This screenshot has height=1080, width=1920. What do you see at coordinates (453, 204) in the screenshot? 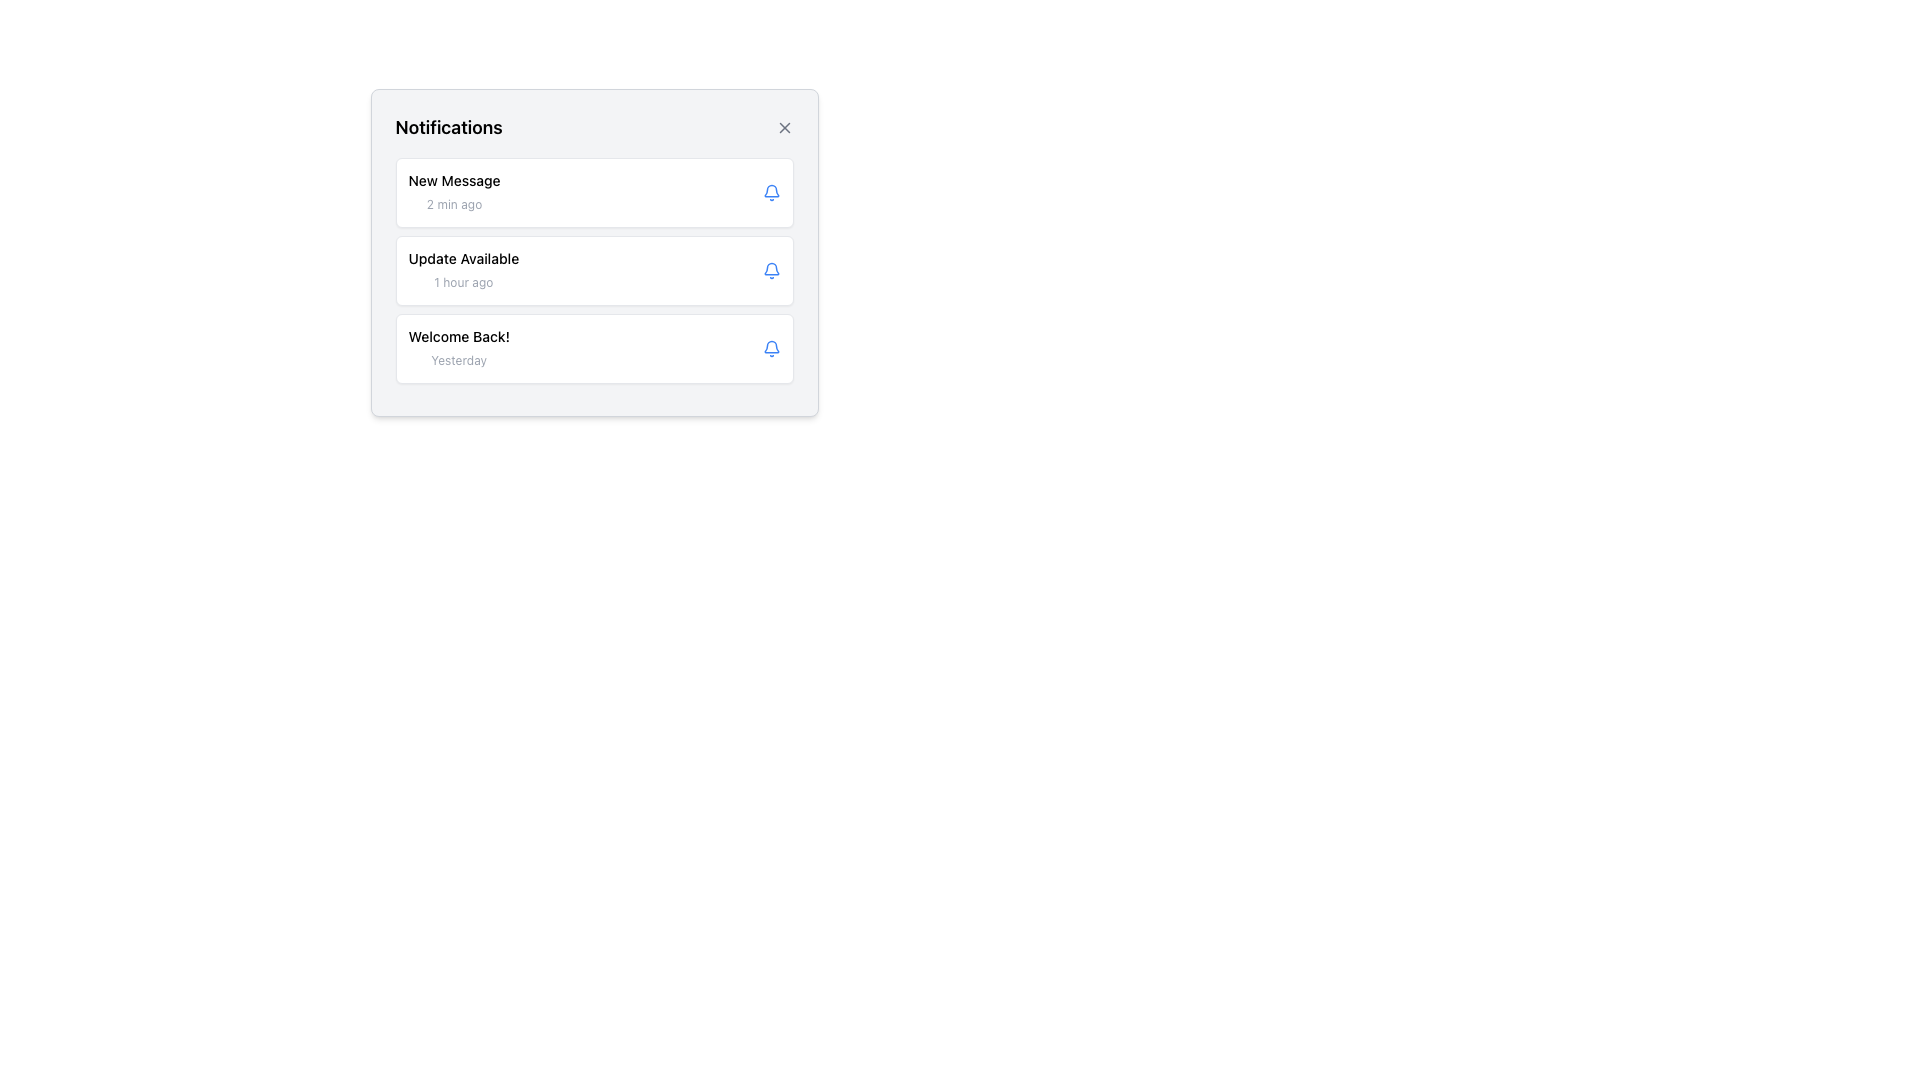
I see `the timestamp text label located beneath the title 'New Message' in the third notification card` at bounding box center [453, 204].